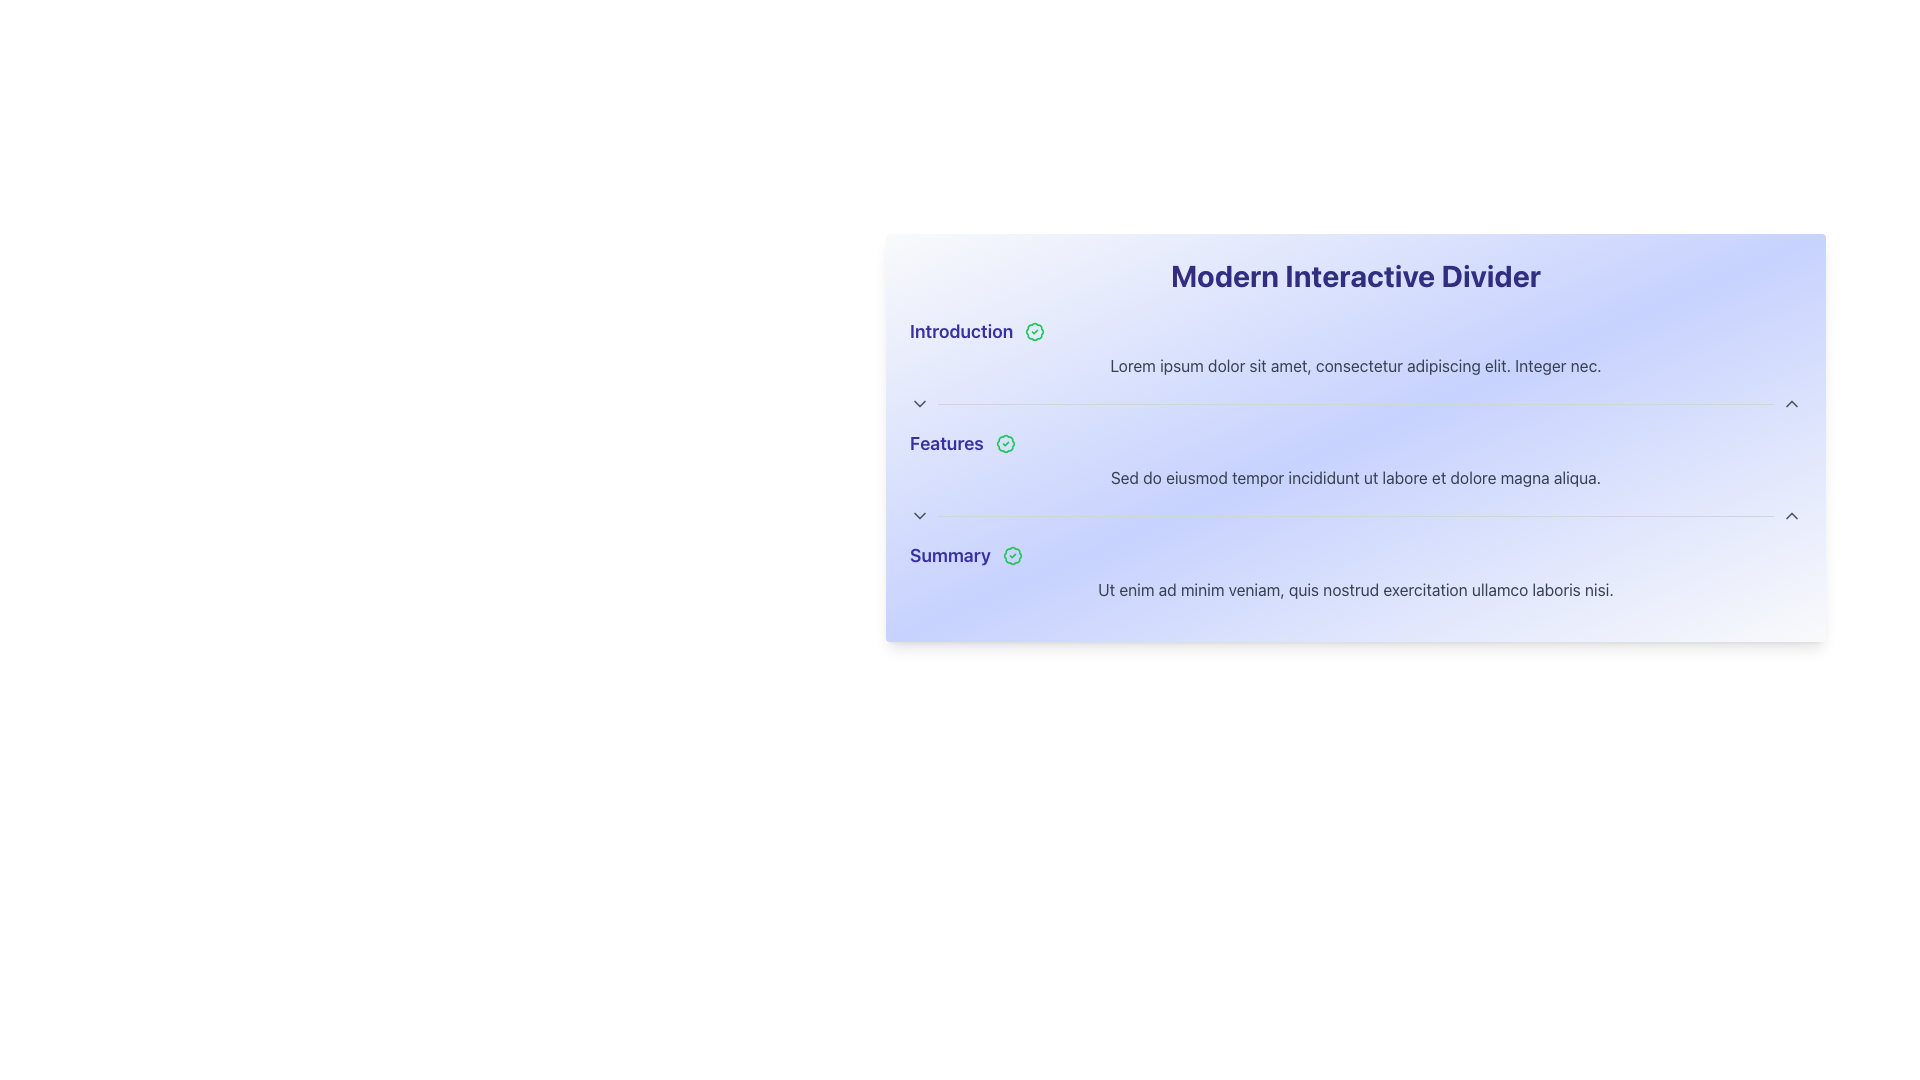 The image size is (1920, 1080). Describe the element at coordinates (1356, 366) in the screenshot. I see `the Content Section labeled 'Introduction' with a gradient background that is positioned above the 'Features' and 'Summary' sections` at that location.